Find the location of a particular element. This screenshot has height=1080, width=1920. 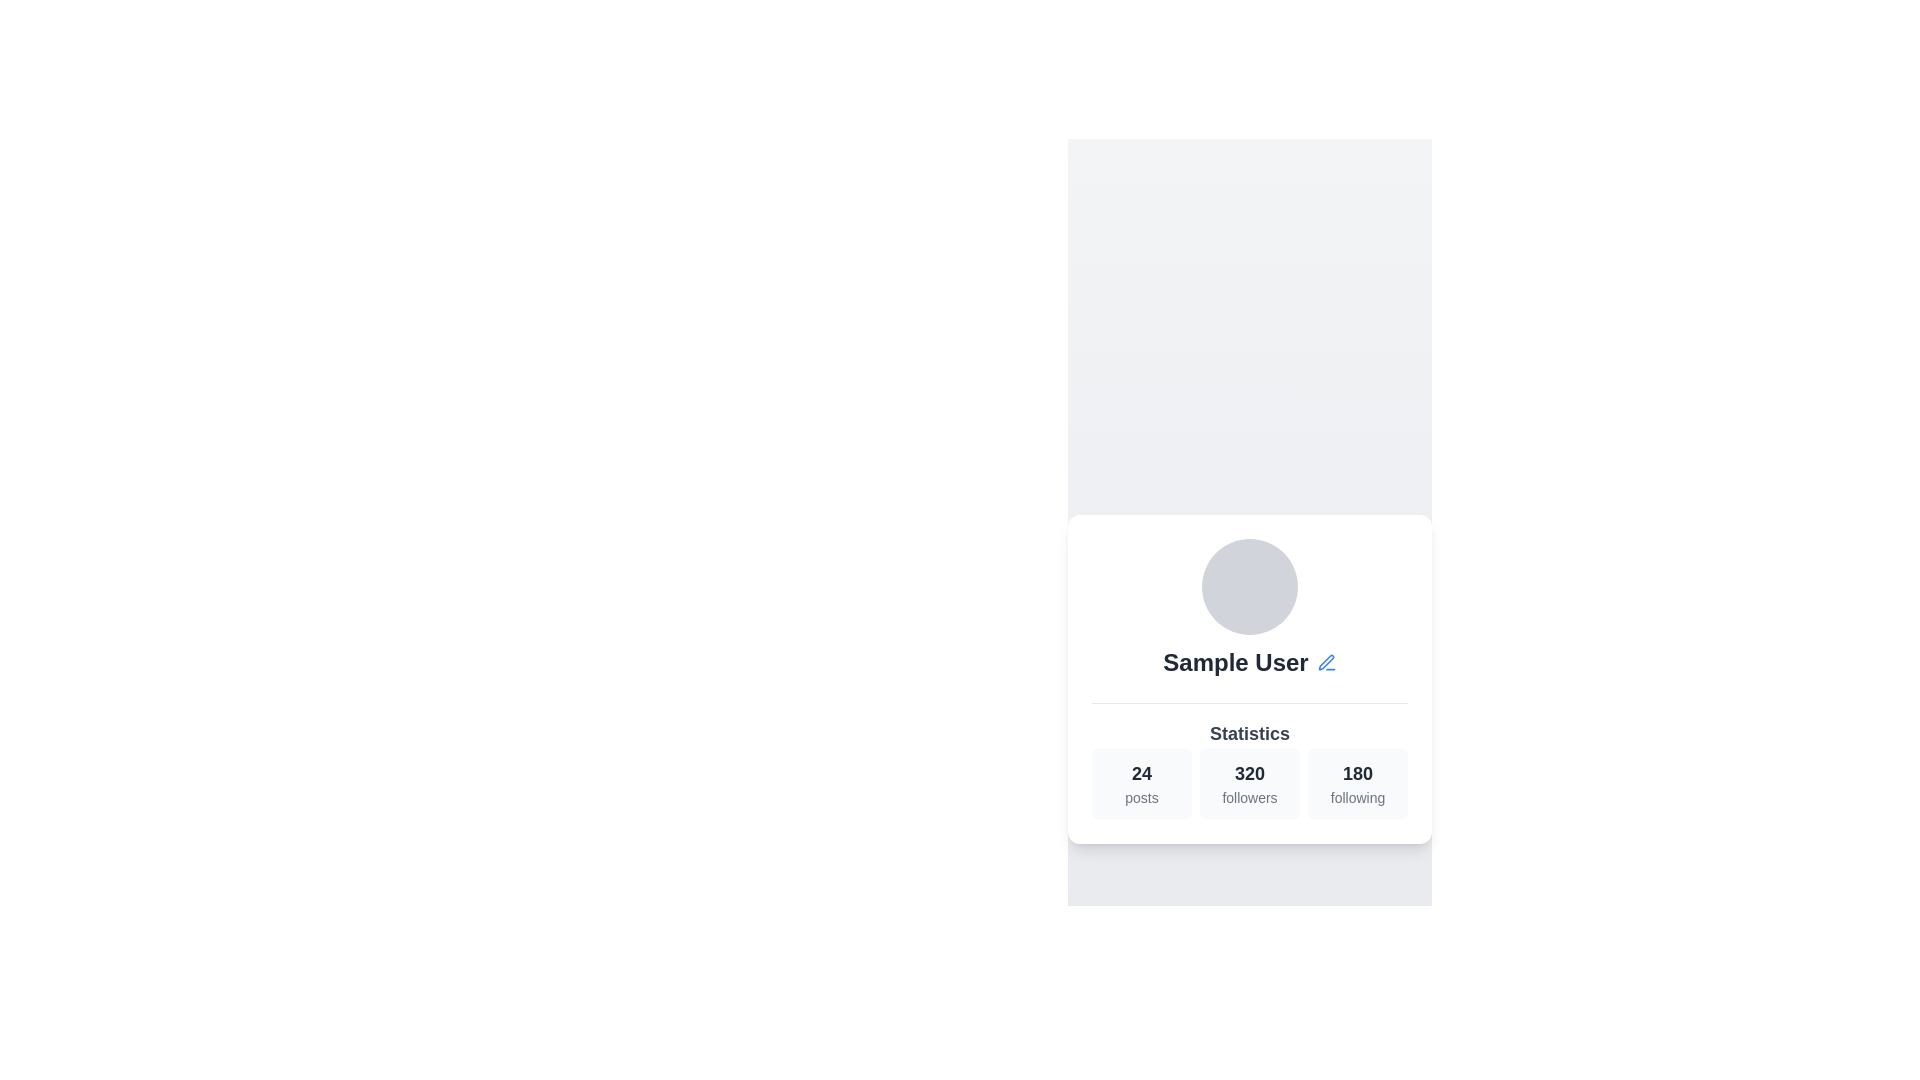

number '180' displayed in bold above the word 'following' within the Informational tile located under the 'Statistics' header is located at coordinates (1358, 782).